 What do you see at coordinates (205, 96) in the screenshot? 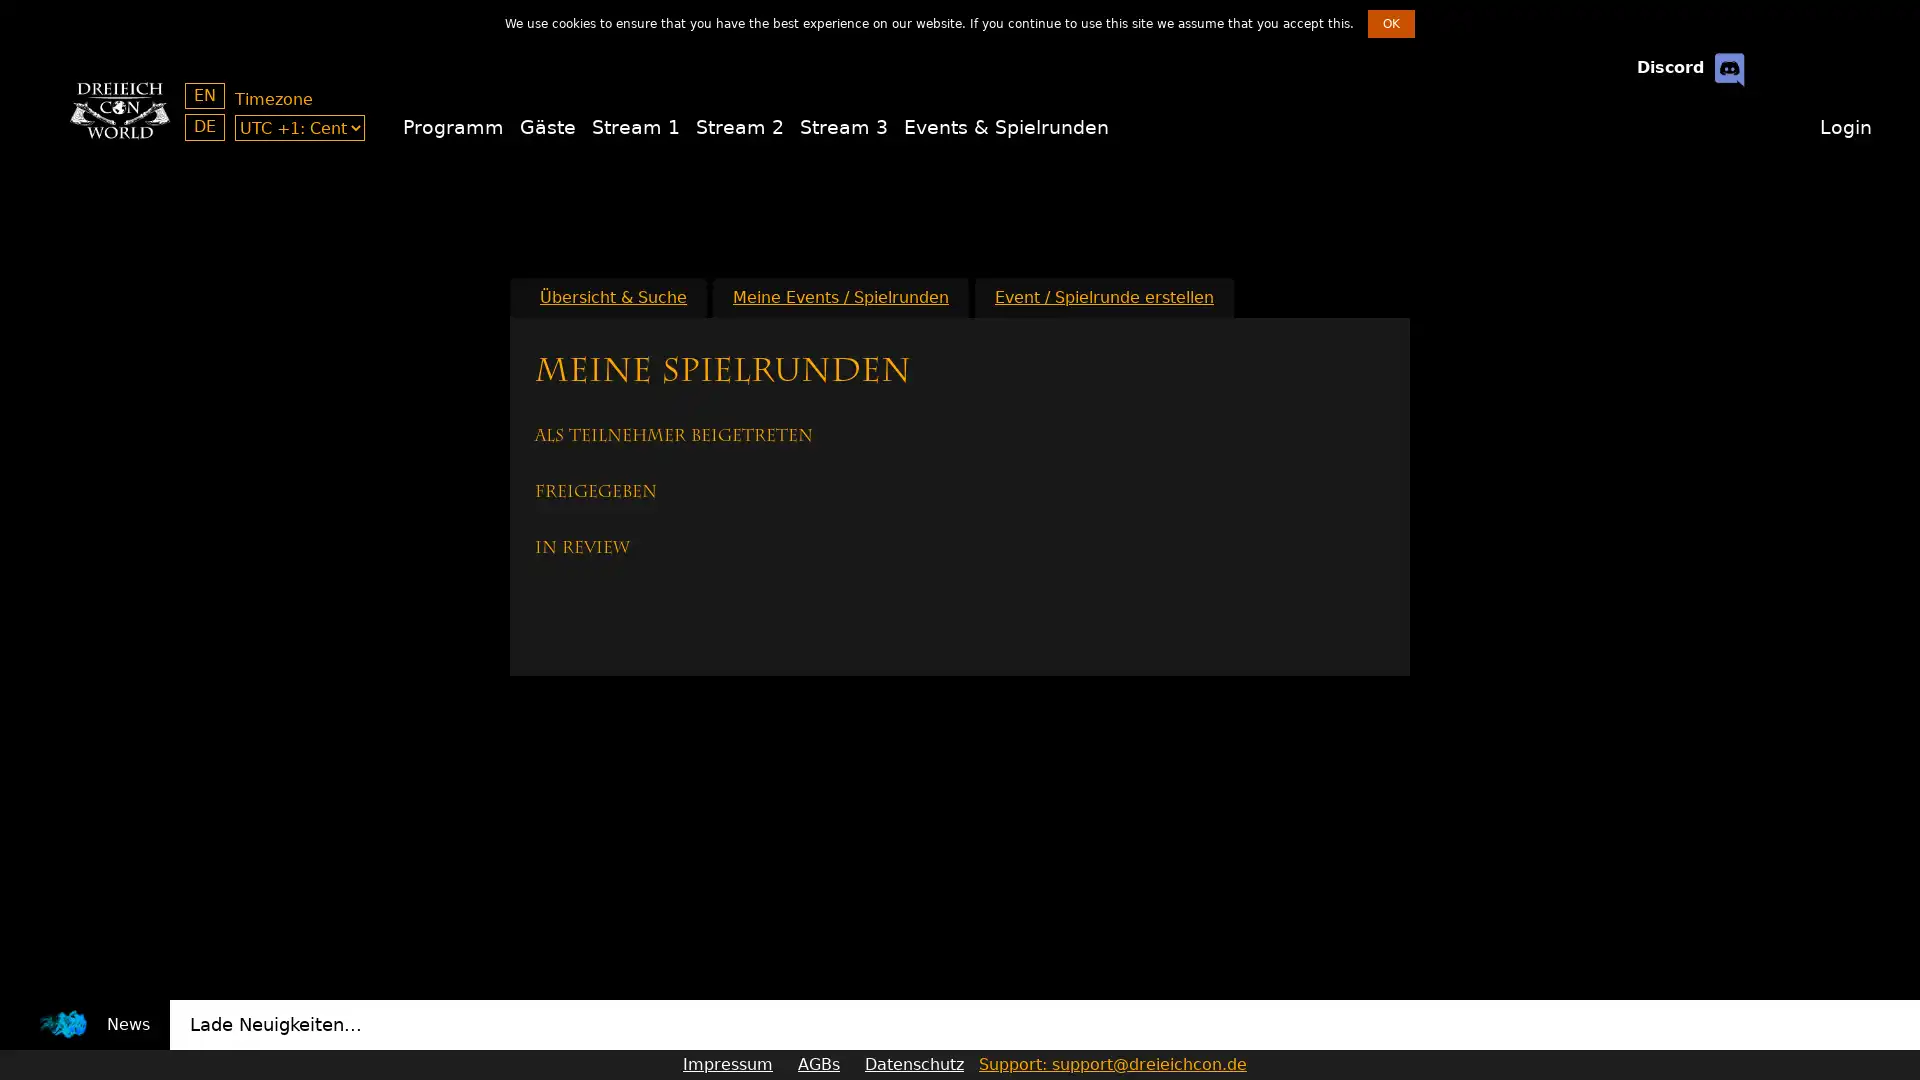
I see `EN` at bounding box center [205, 96].